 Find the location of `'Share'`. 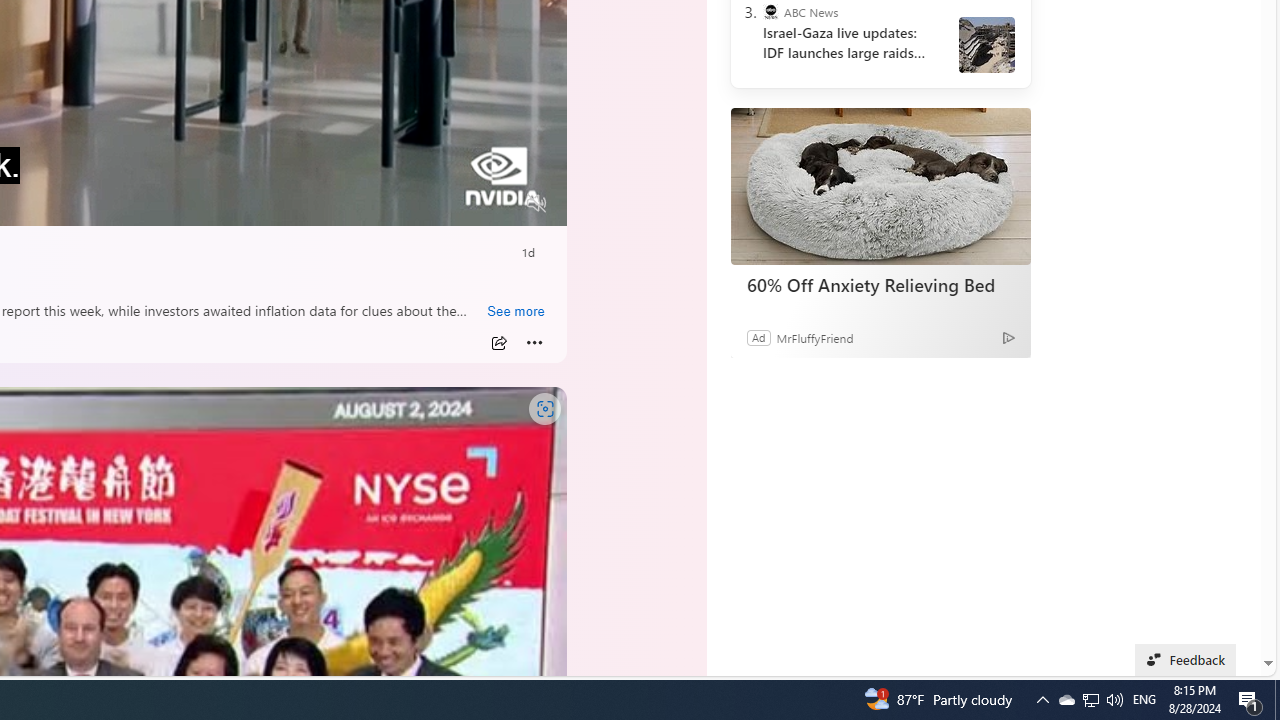

'Share' is located at coordinates (498, 342).